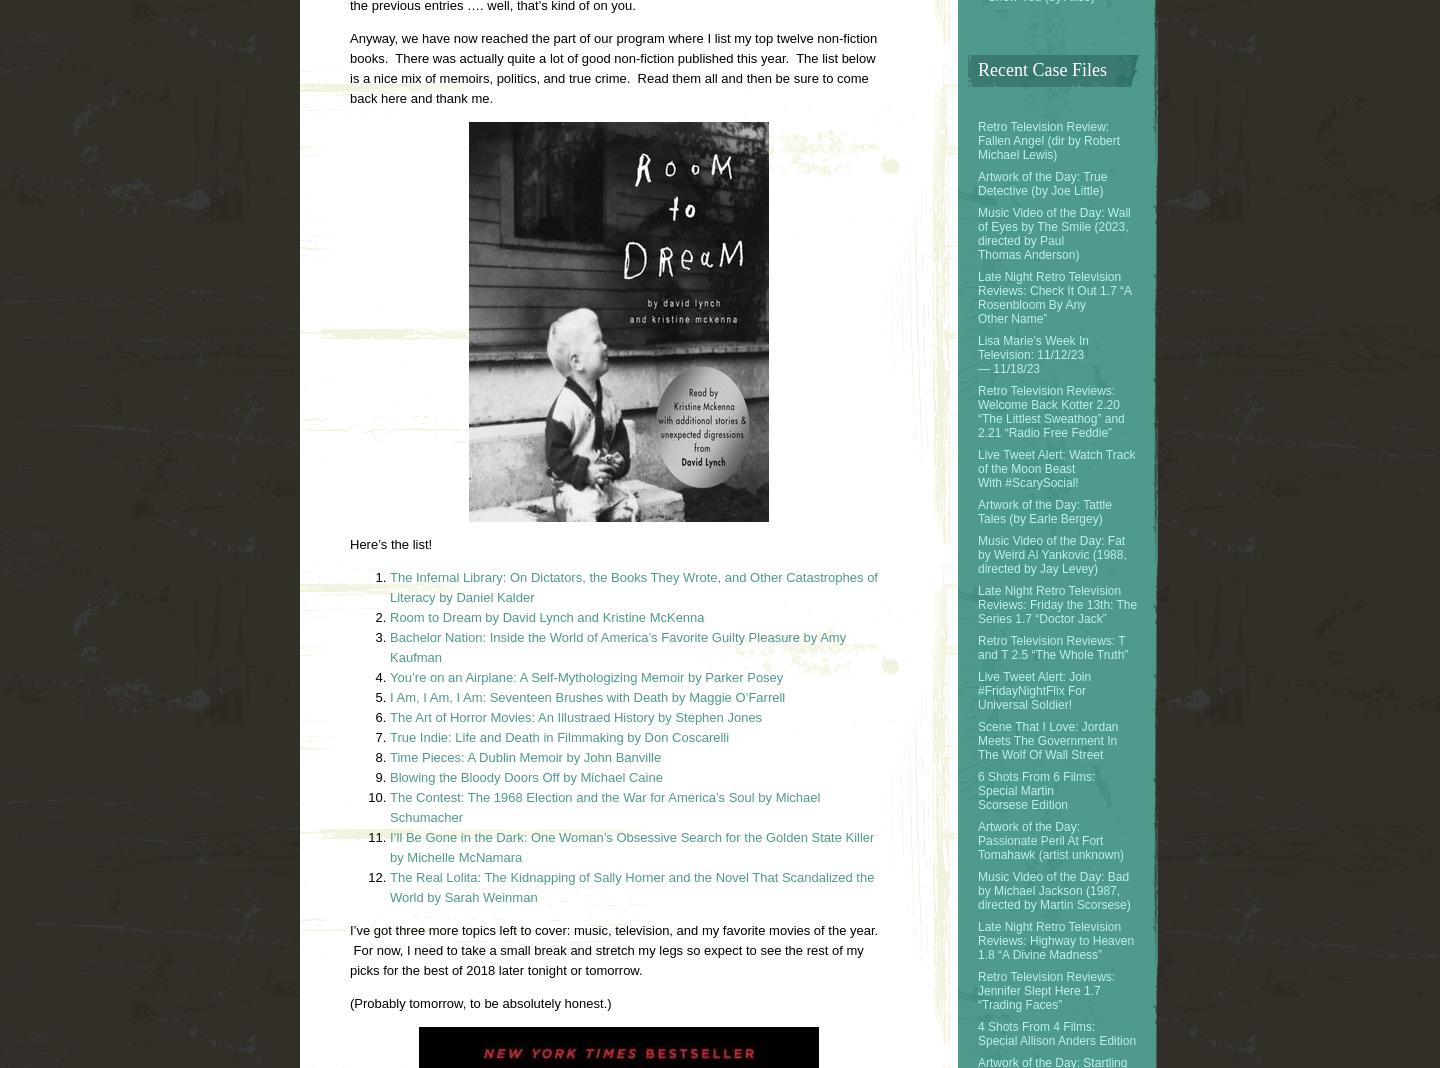  I want to click on 'I’ll Be Gone in the Dark: One Woman’s Obsessive Search for the Golden State Killer by Michelle McNamara', so click(631, 846).